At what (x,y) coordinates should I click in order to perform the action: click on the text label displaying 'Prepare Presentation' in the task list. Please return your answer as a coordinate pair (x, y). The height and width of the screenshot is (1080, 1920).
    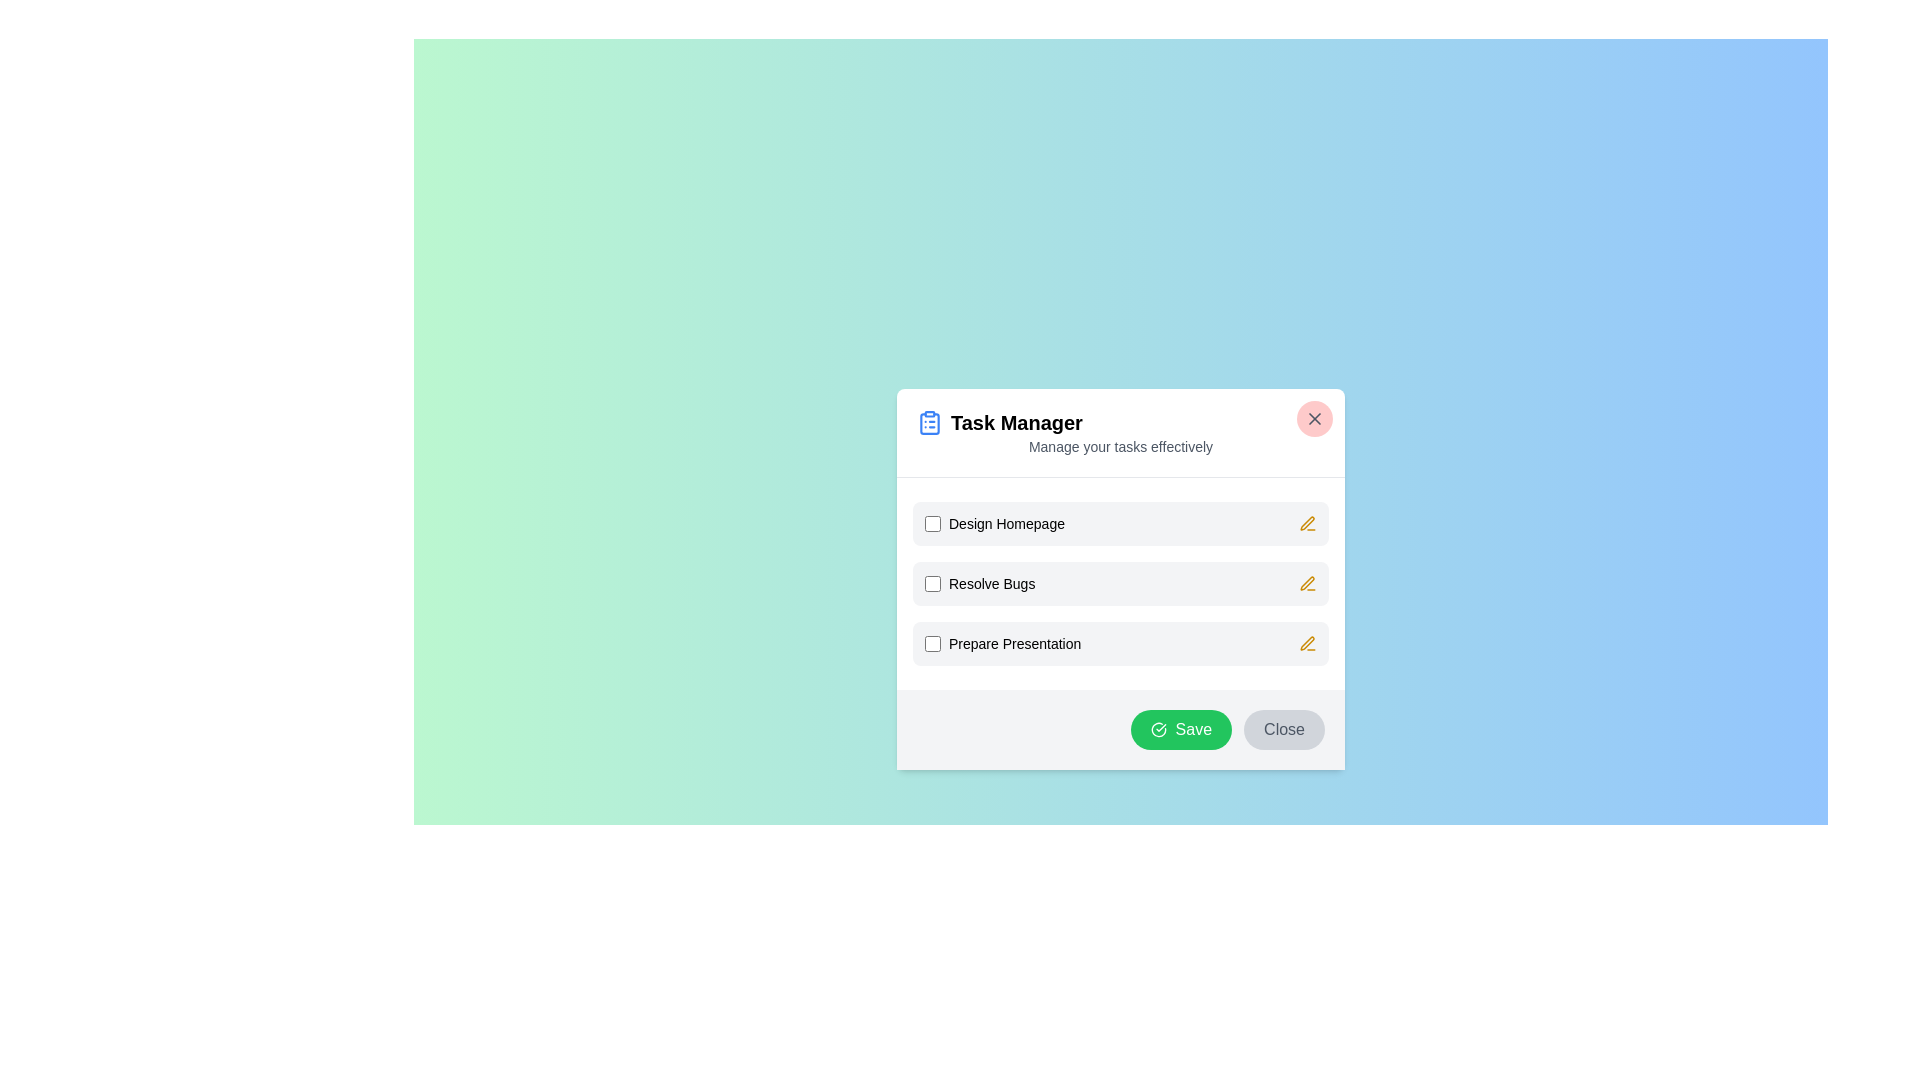
    Looking at the image, I should click on (1015, 643).